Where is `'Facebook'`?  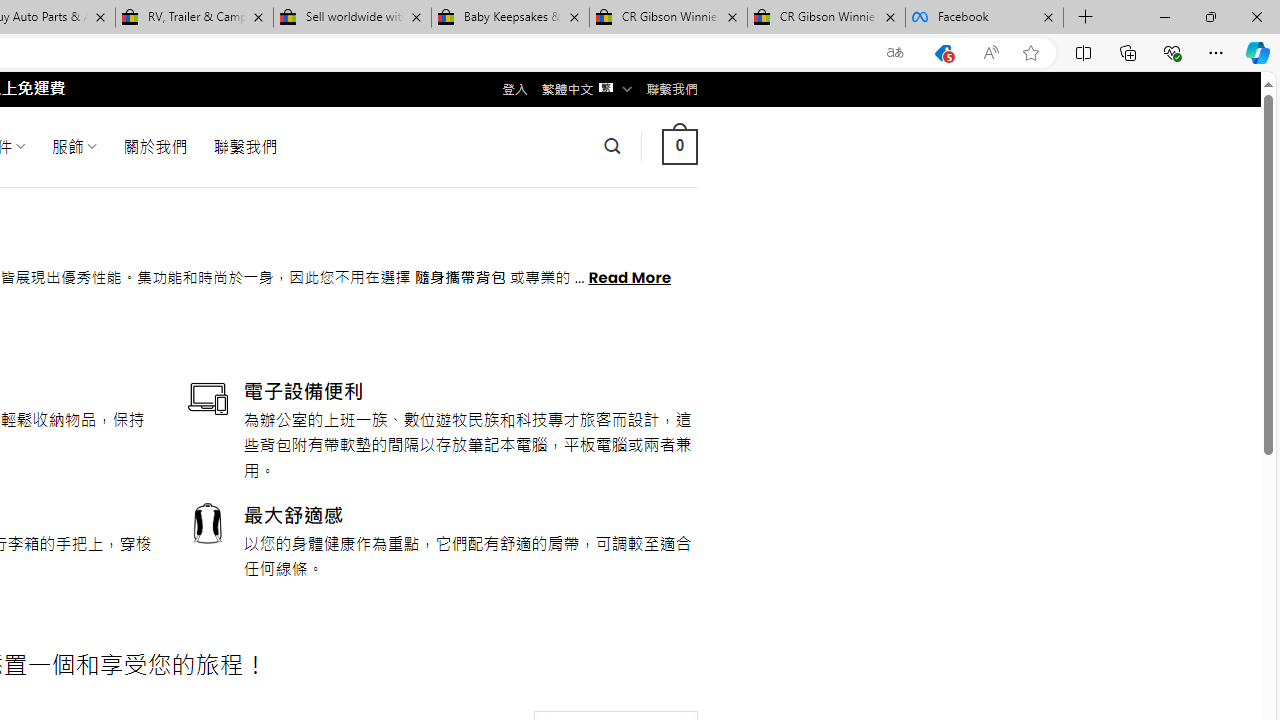 'Facebook' is located at coordinates (984, 17).